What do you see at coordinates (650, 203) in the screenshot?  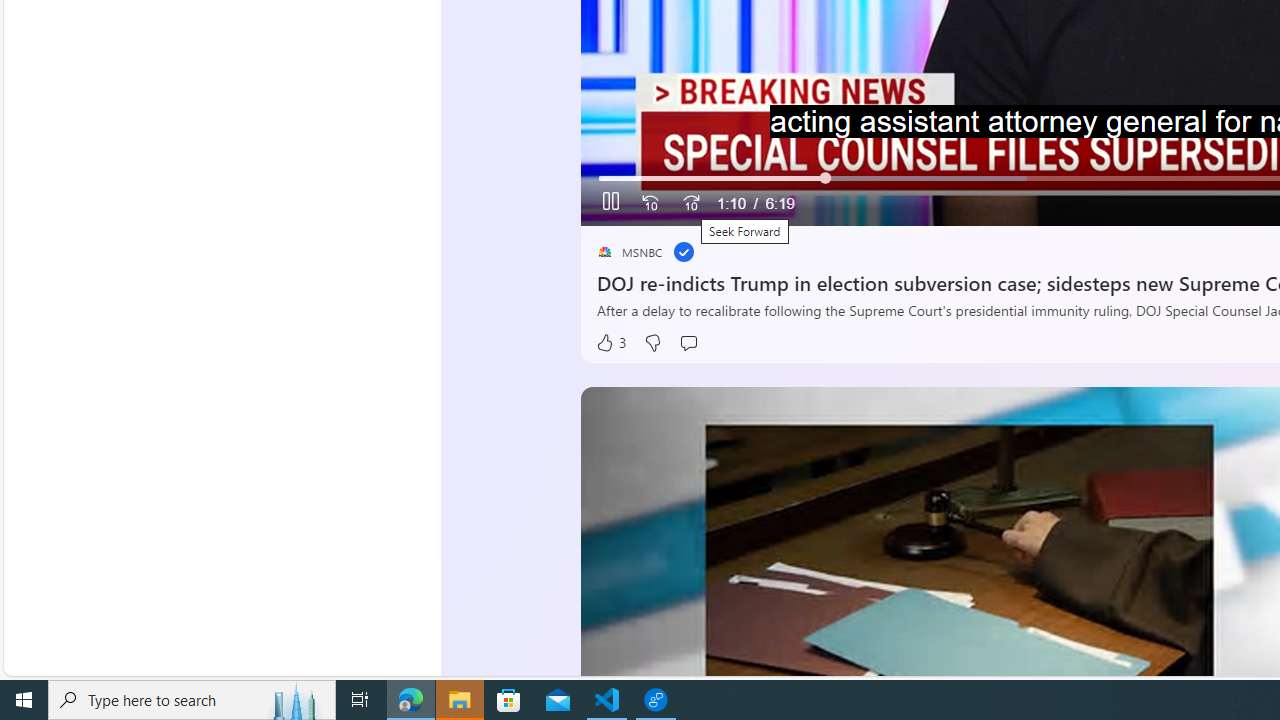 I see `'Seek Back'` at bounding box center [650, 203].